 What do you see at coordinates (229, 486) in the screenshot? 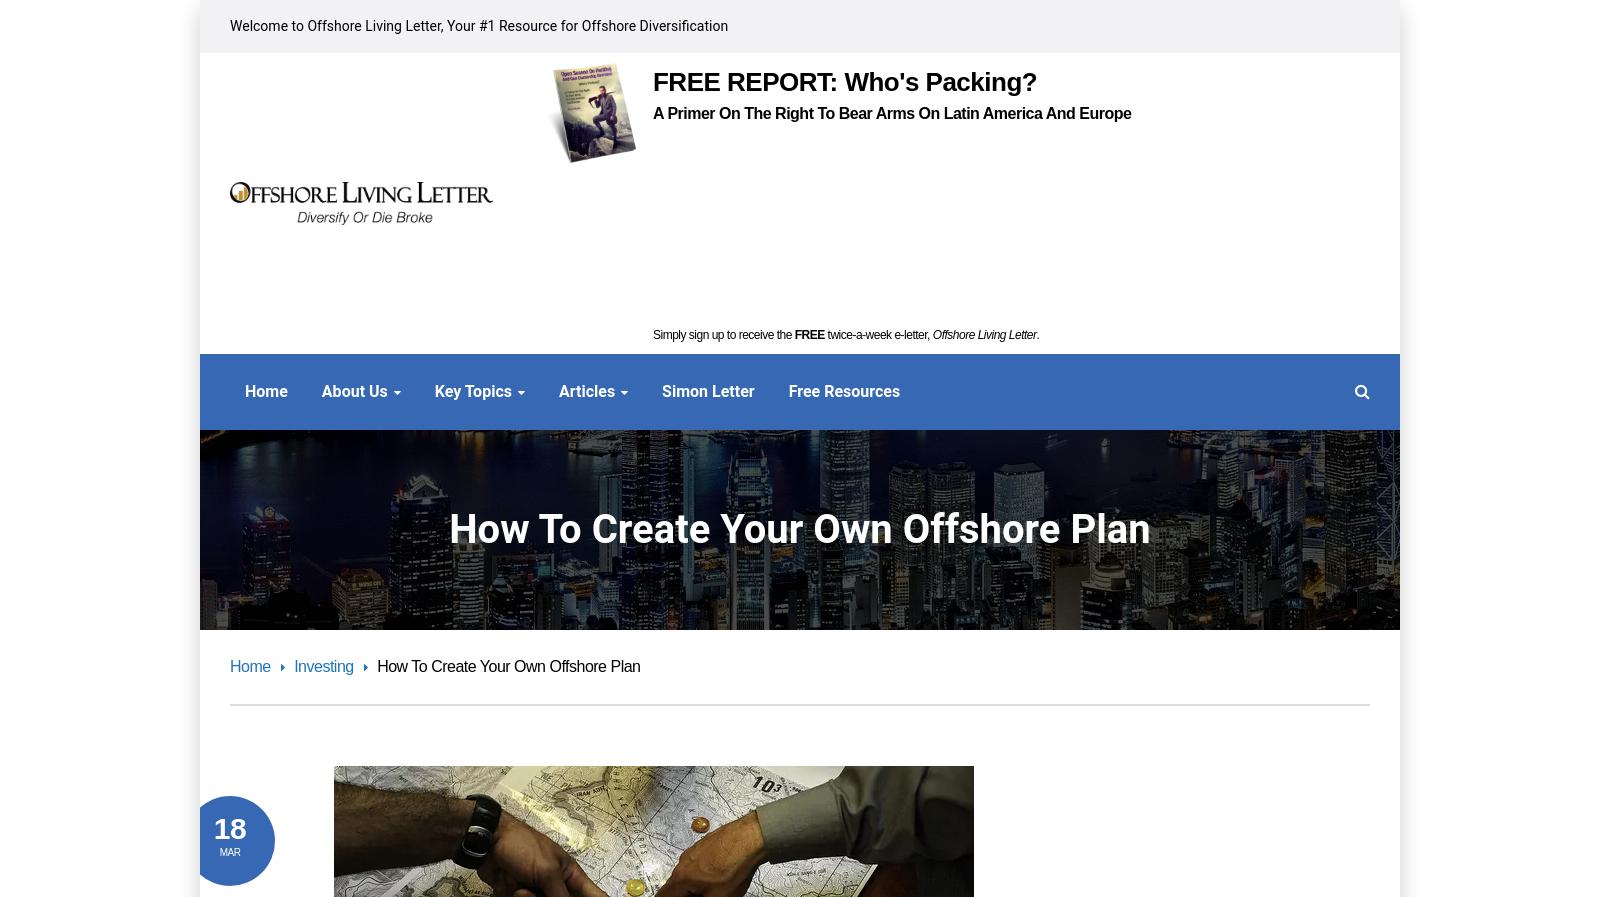
I see `'What is Offshore Living Letter?'` at bounding box center [229, 486].